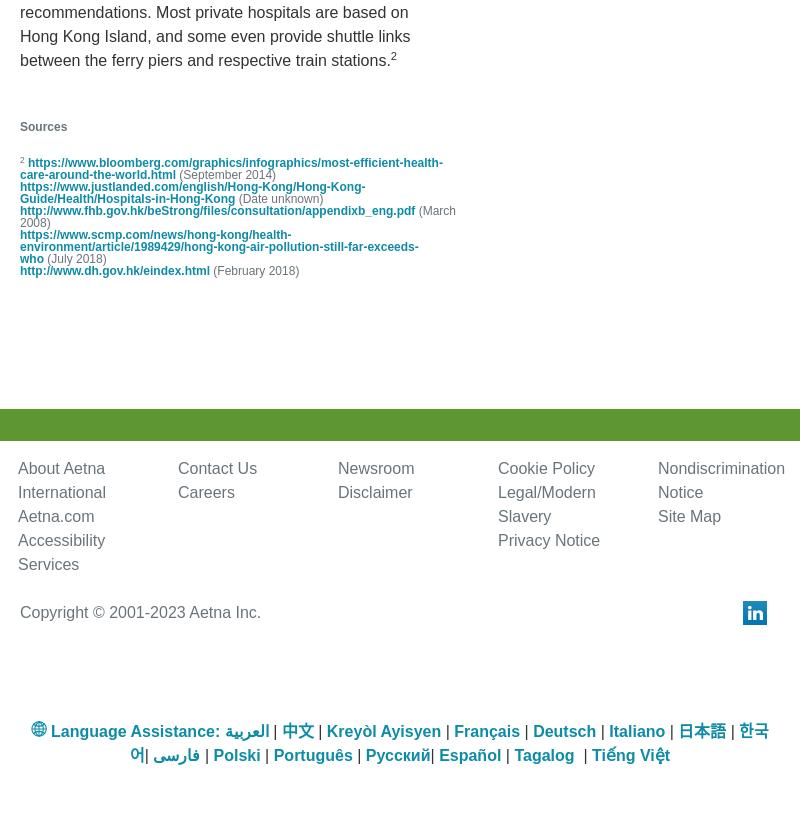 The width and height of the screenshot is (800, 837). I want to click on 'Aetna.com', so click(55, 515).